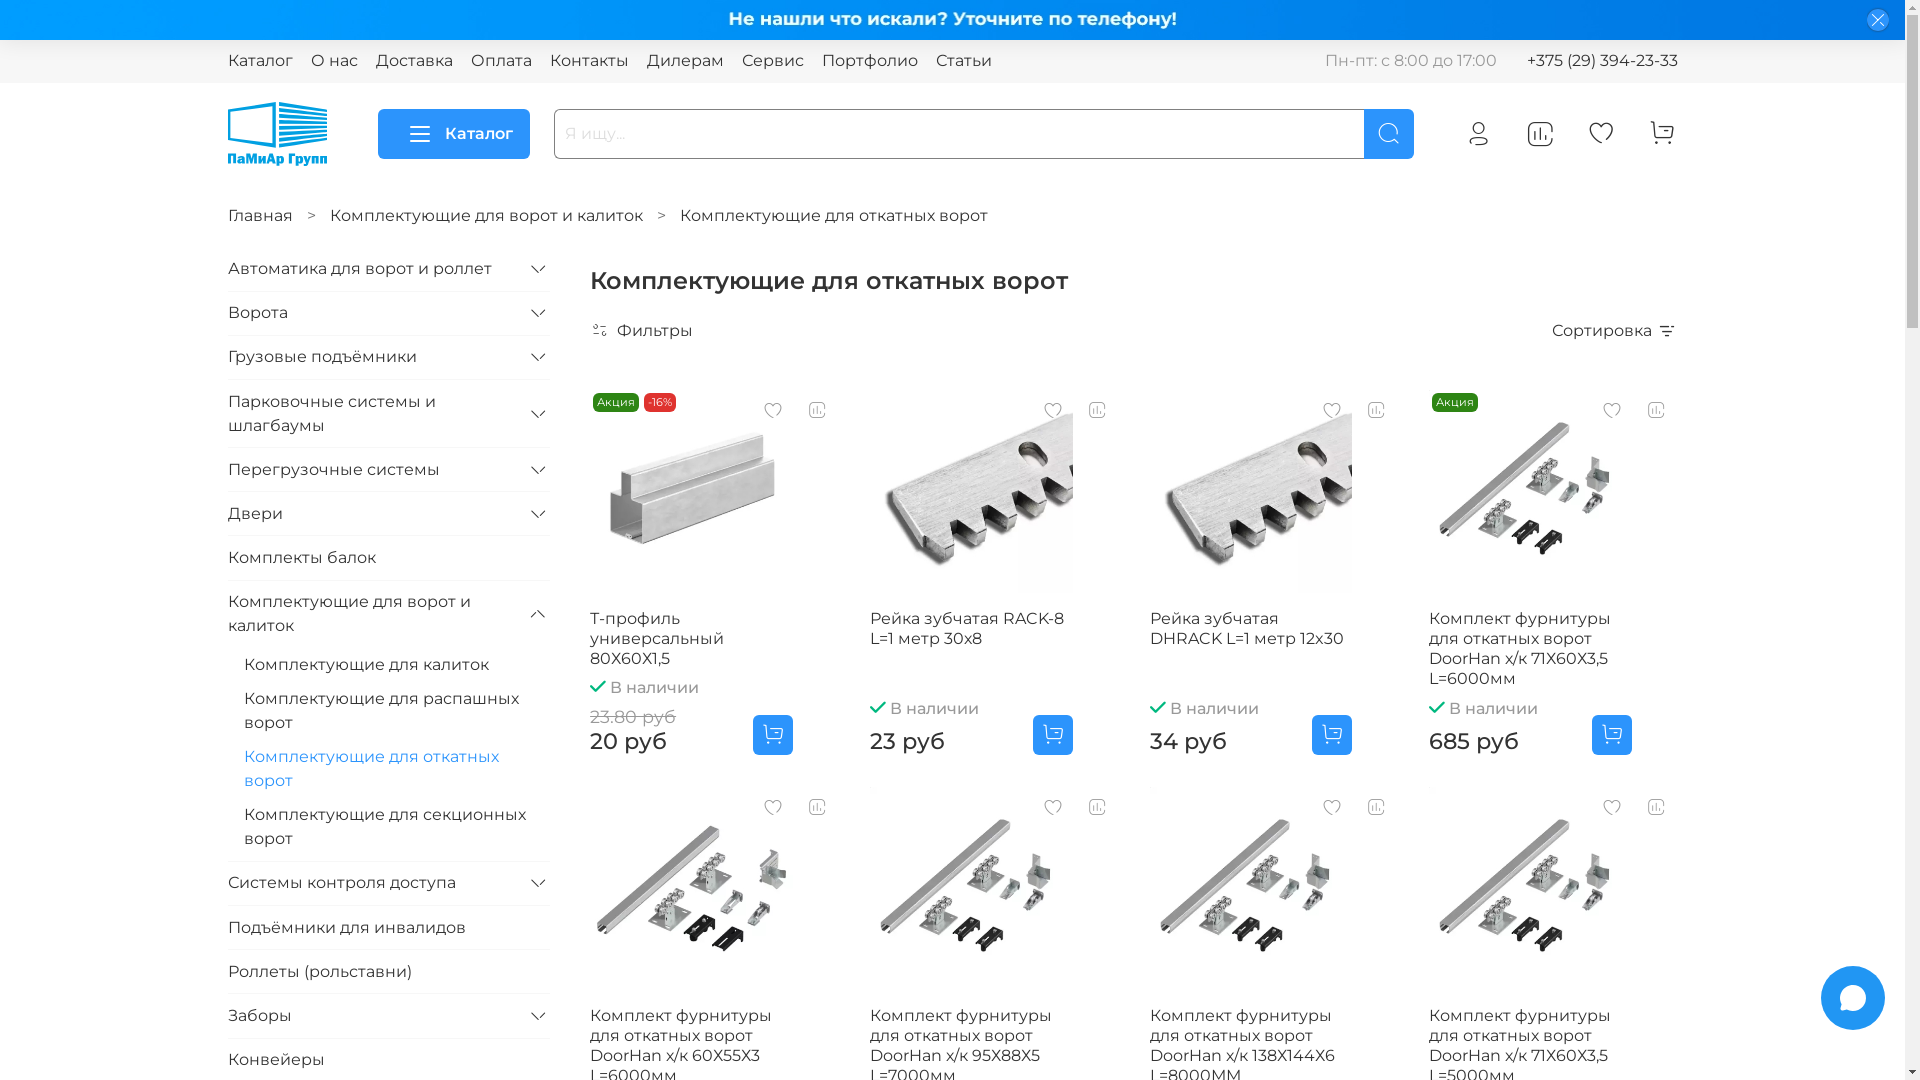  What do you see at coordinates (1601, 60) in the screenshot?
I see `'+375 (29) 394-23-33'` at bounding box center [1601, 60].